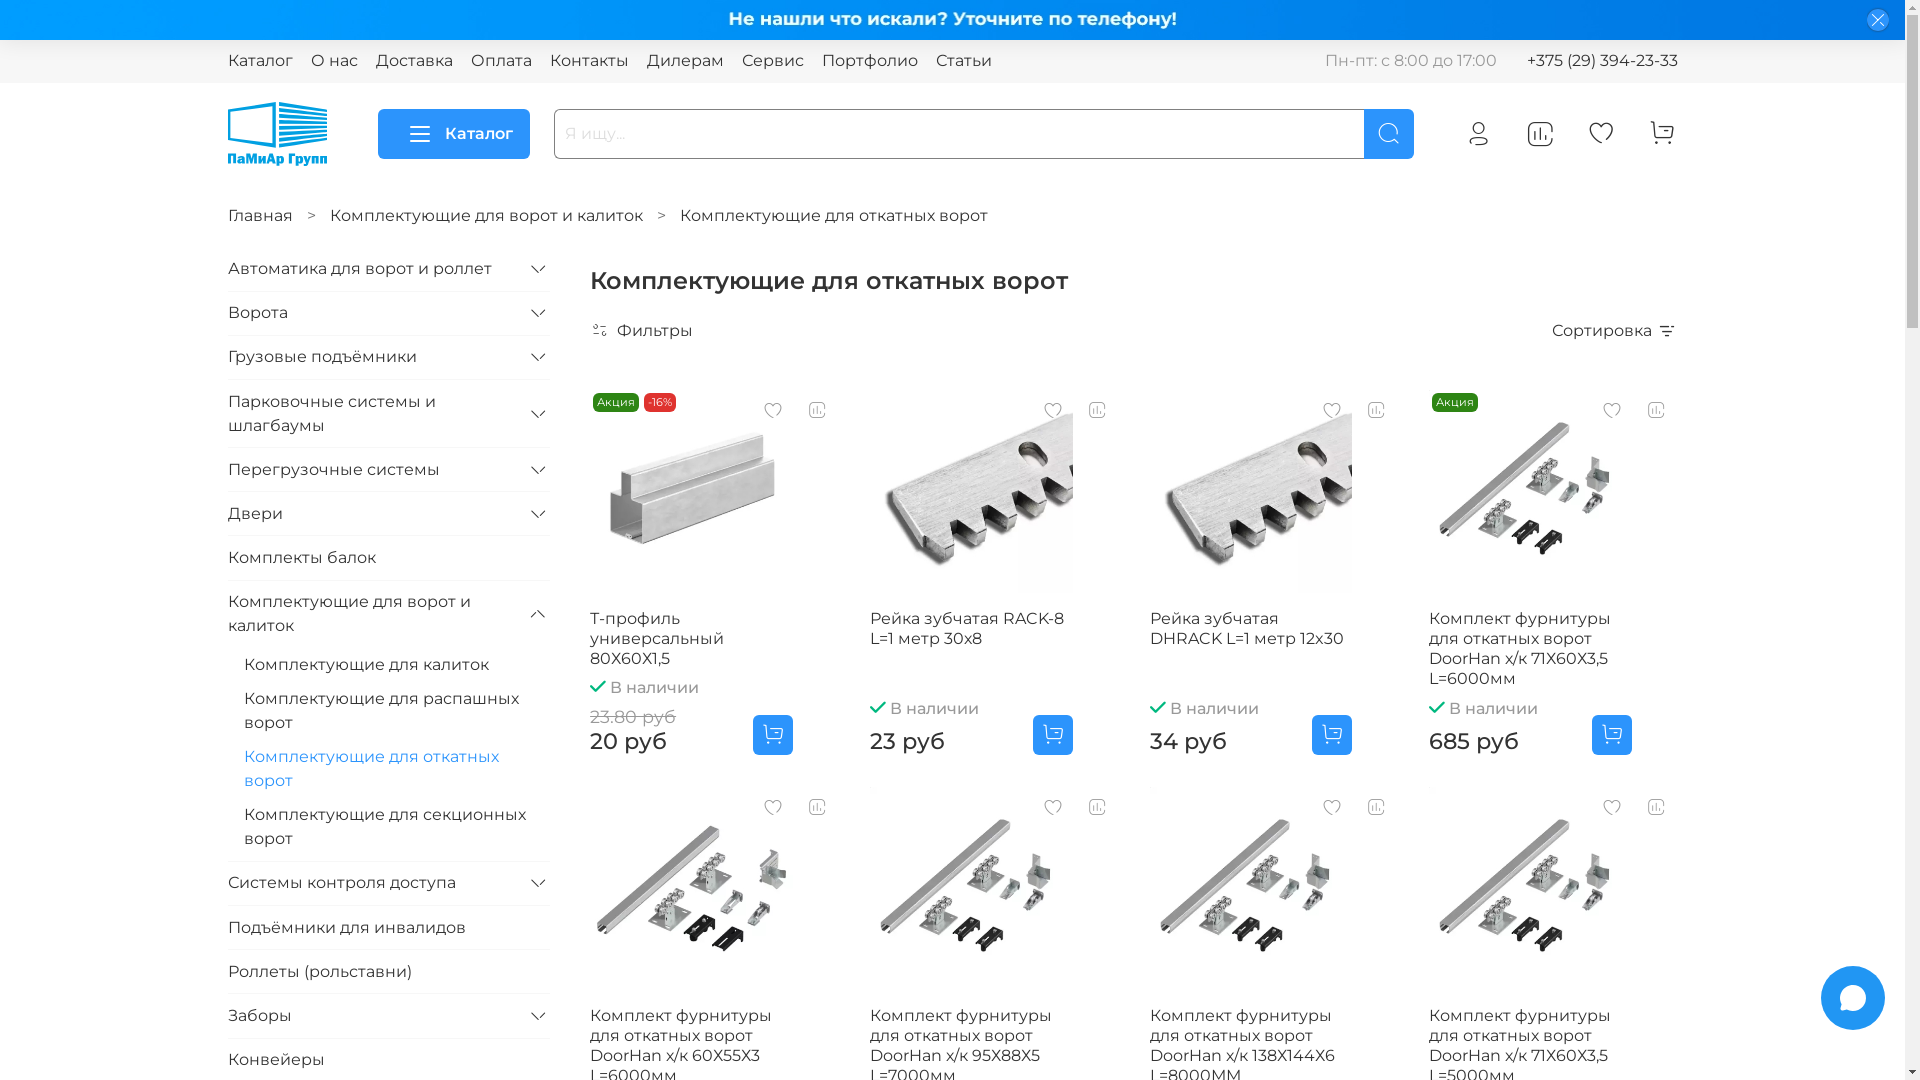  What do you see at coordinates (1601, 60) in the screenshot?
I see `'+375 (29) 394-23-33'` at bounding box center [1601, 60].